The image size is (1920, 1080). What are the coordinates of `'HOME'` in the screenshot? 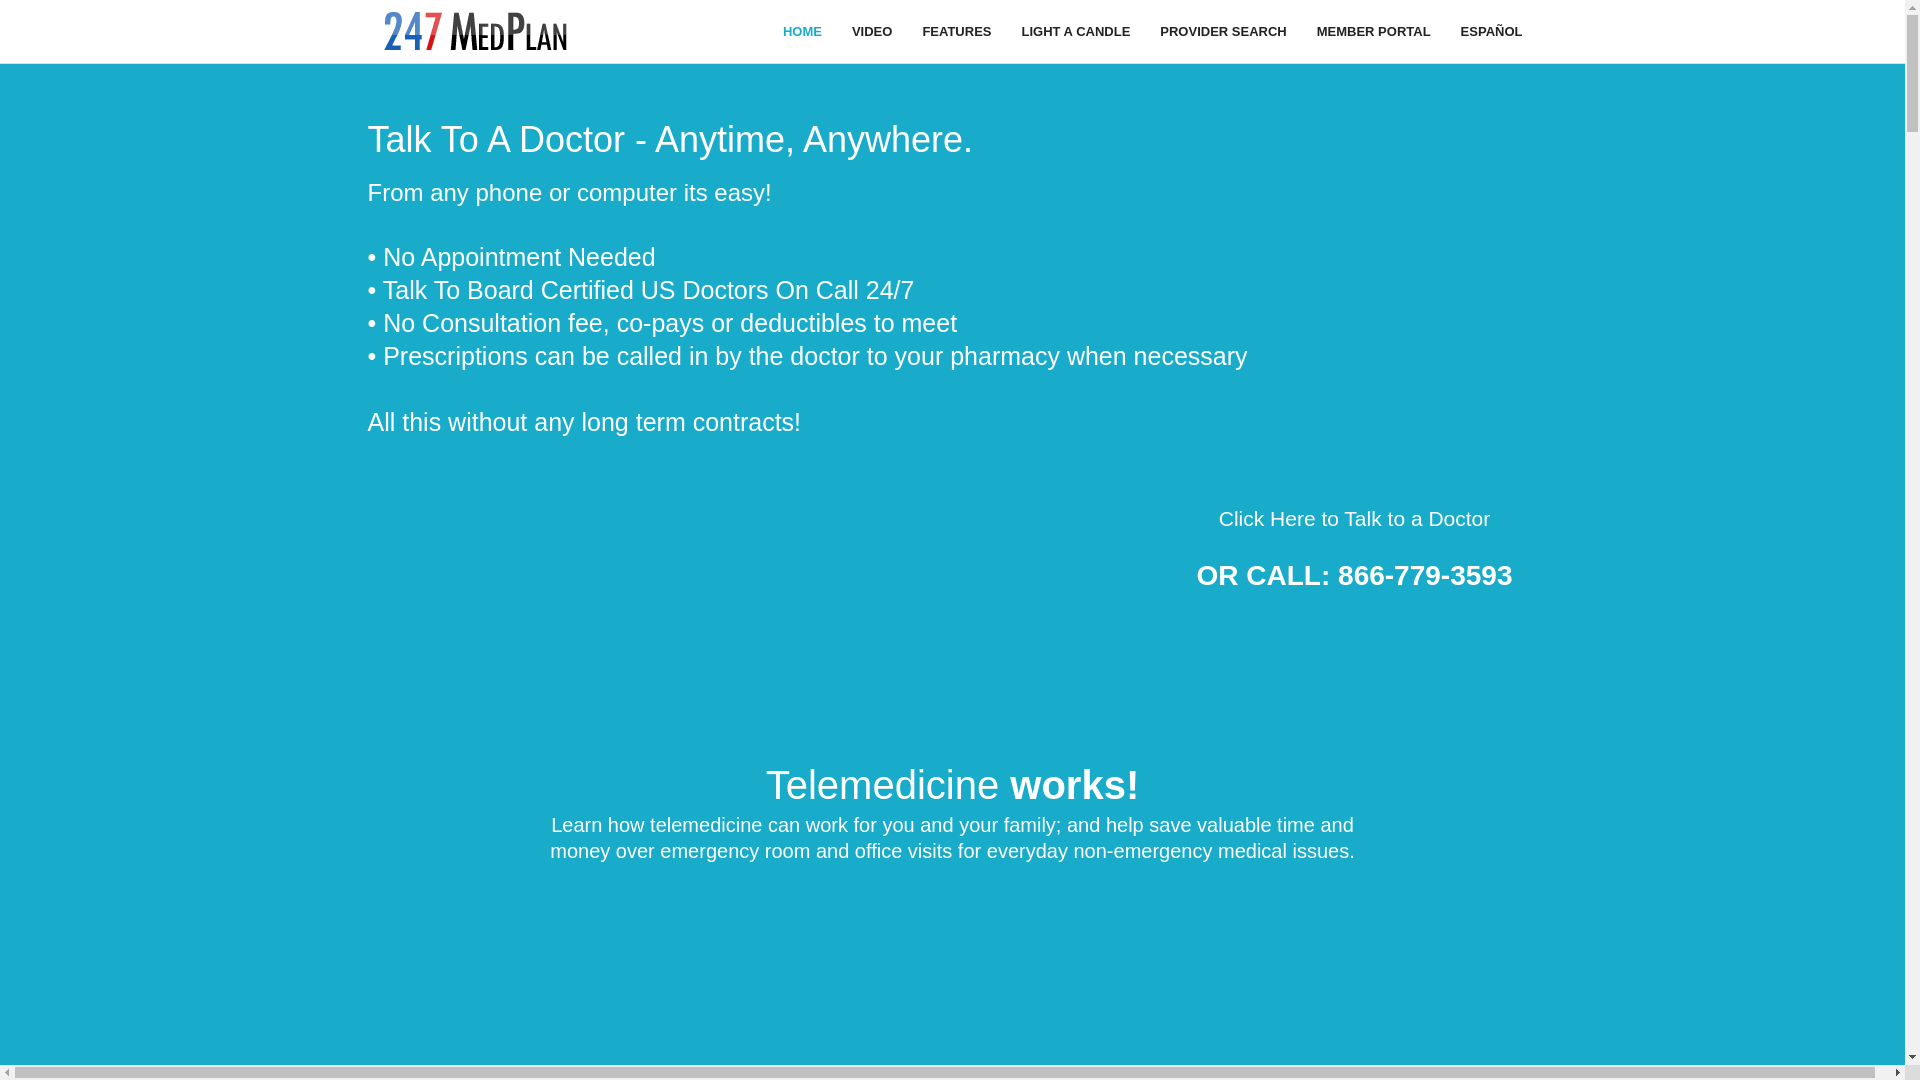 It's located at (802, 31).